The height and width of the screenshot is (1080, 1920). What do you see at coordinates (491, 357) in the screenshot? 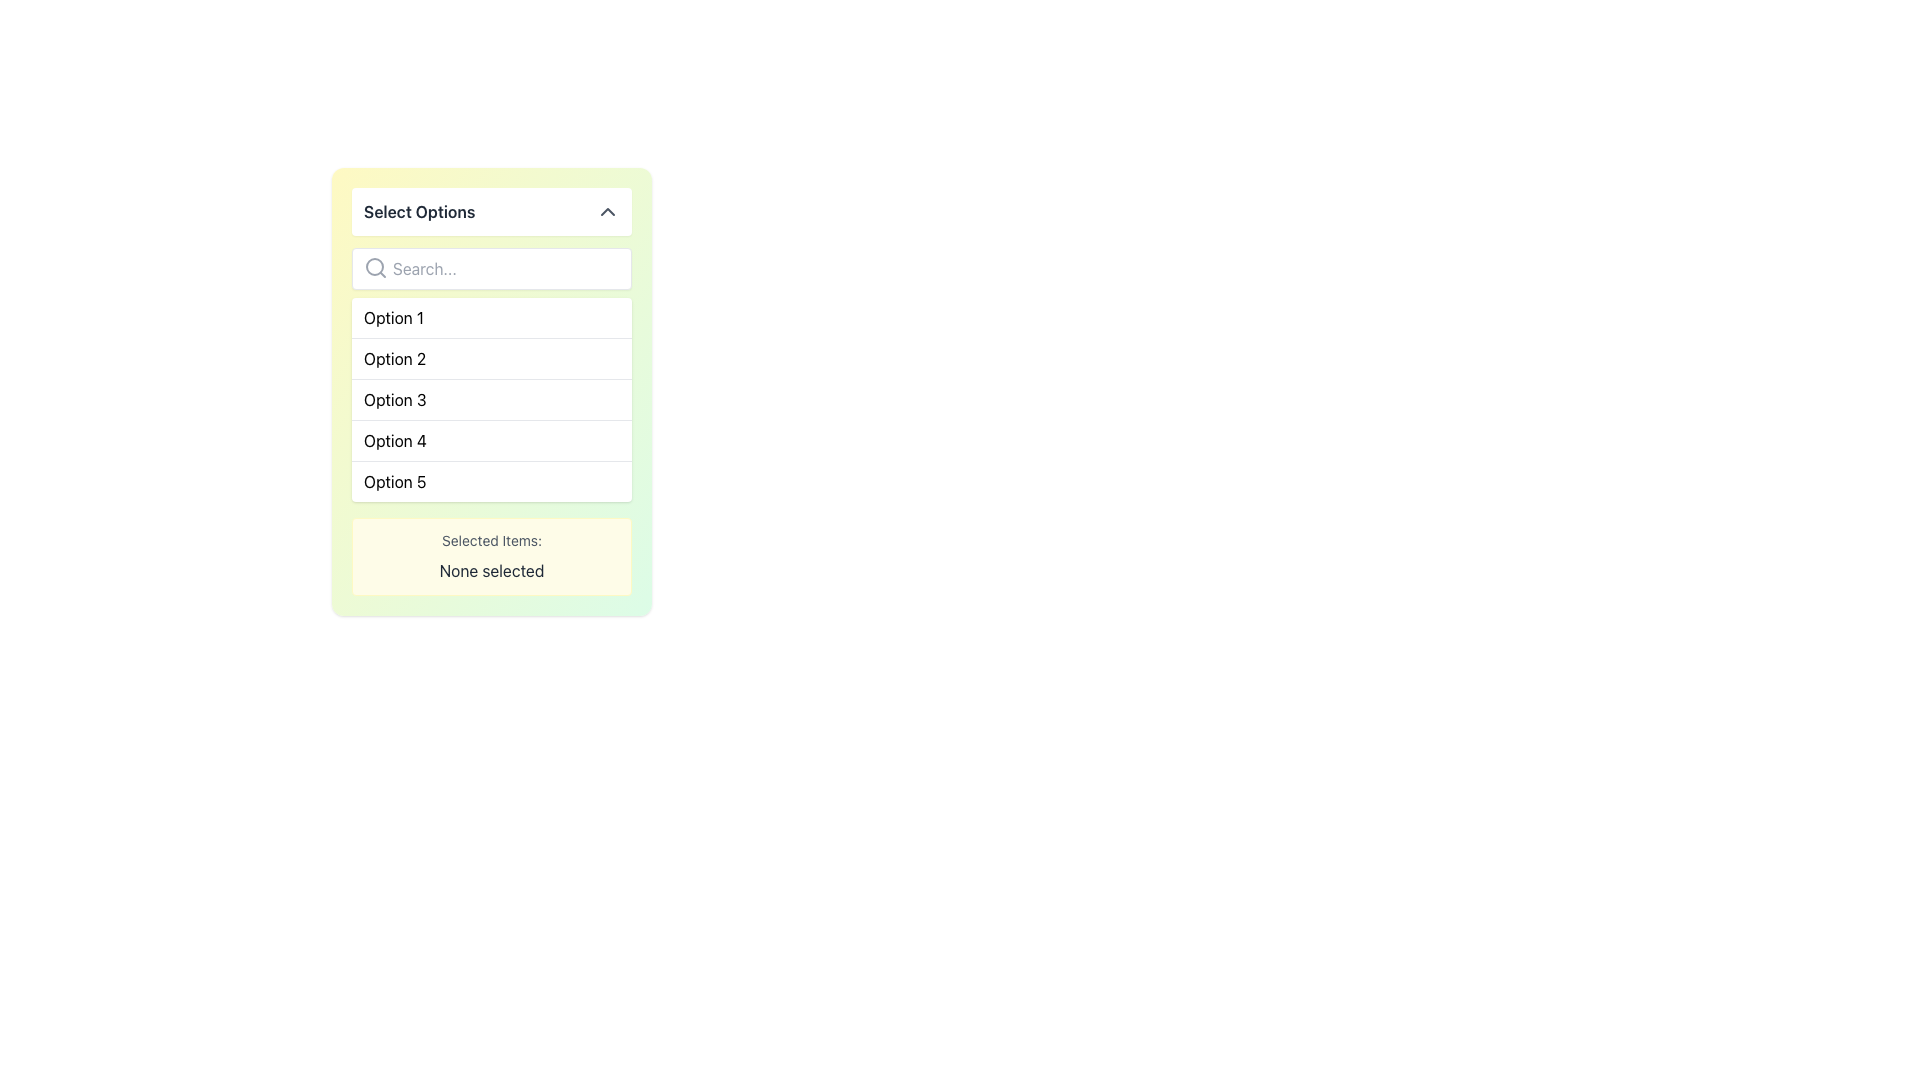
I see `the 'Option 2' button in the dropdown menu` at bounding box center [491, 357].